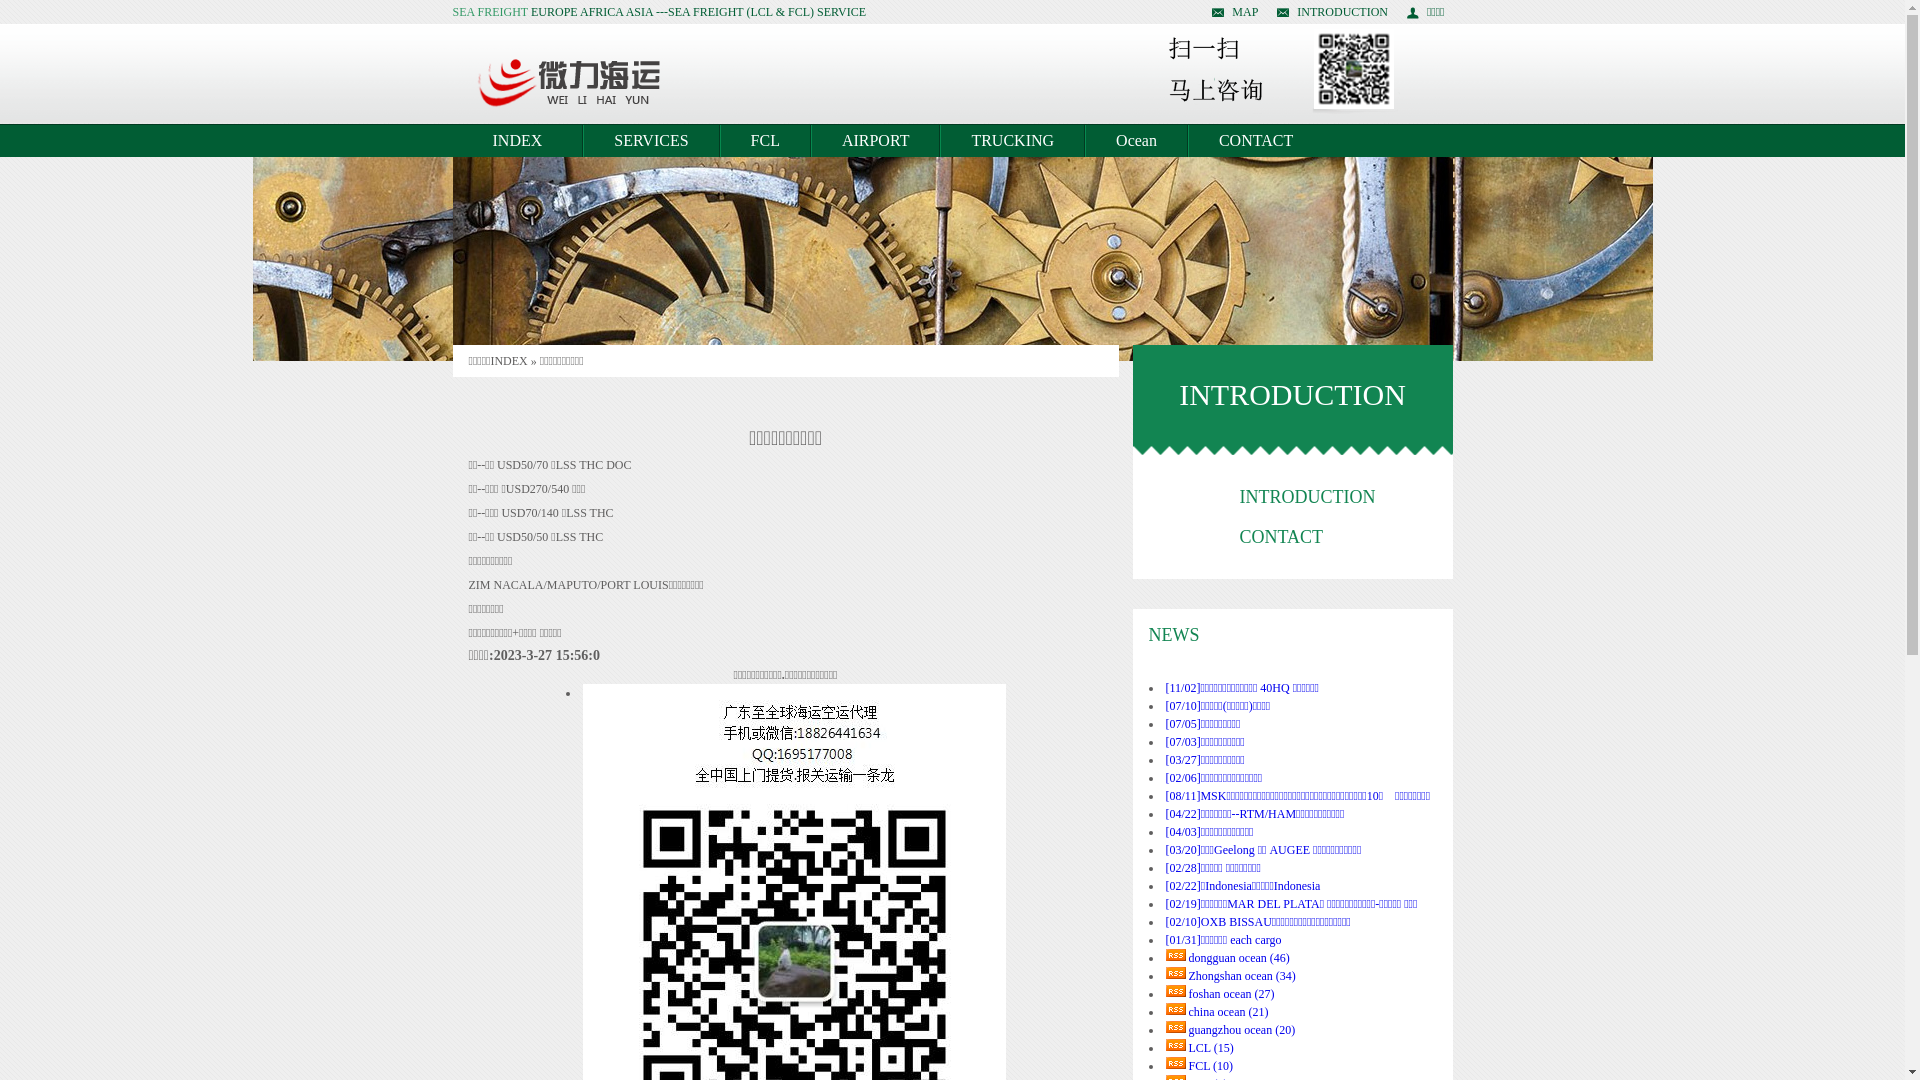 This screenshot has width=1920, height=1080. Describe the element at coordinates (1188, 1047) in the screenshot. I see `'LCL (15)'` at that location.